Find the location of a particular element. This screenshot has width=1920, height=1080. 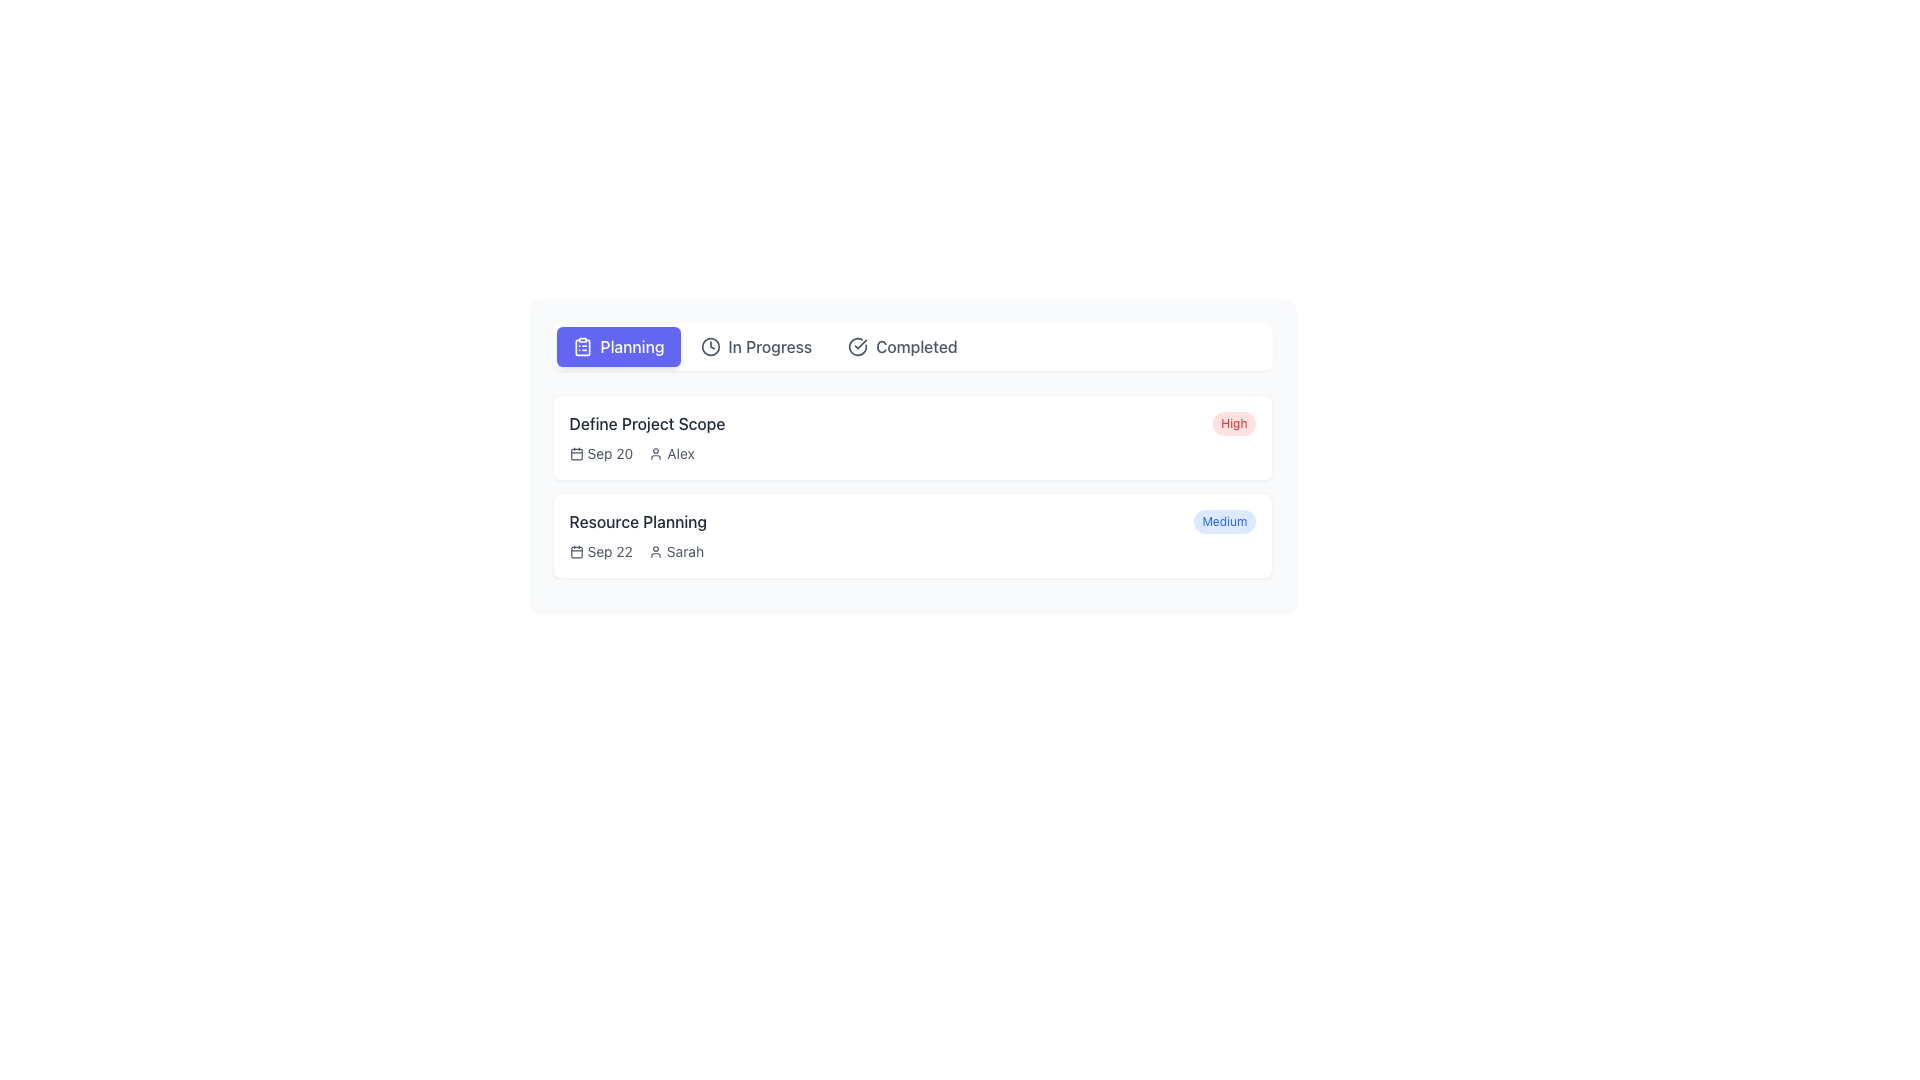

the 'In Progress' filter button, which is the second button in a horizontal arrangement of three buttons is located at coordinates (754, 346).